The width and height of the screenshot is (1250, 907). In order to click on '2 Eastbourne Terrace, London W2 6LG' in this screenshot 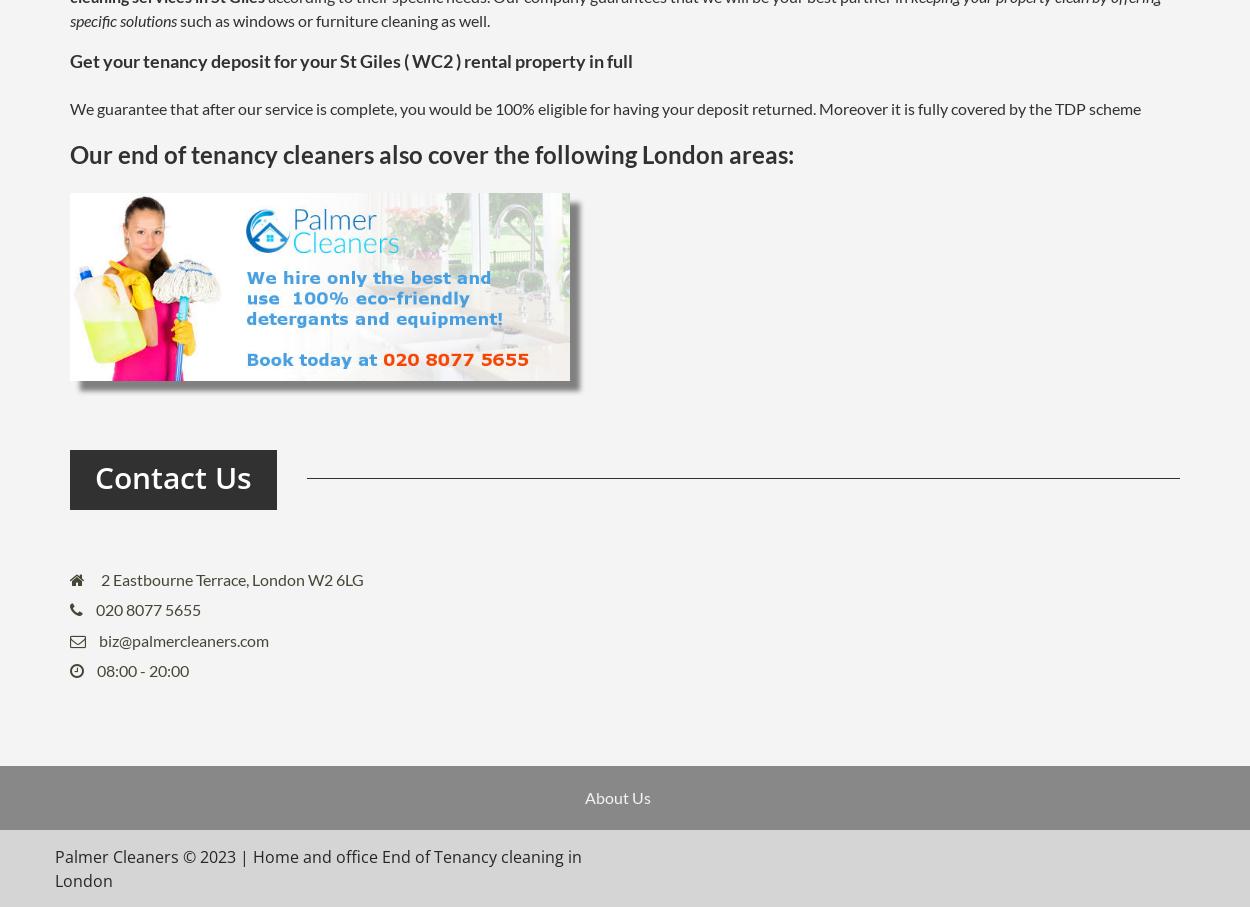, I will do `click(230, 578)`.